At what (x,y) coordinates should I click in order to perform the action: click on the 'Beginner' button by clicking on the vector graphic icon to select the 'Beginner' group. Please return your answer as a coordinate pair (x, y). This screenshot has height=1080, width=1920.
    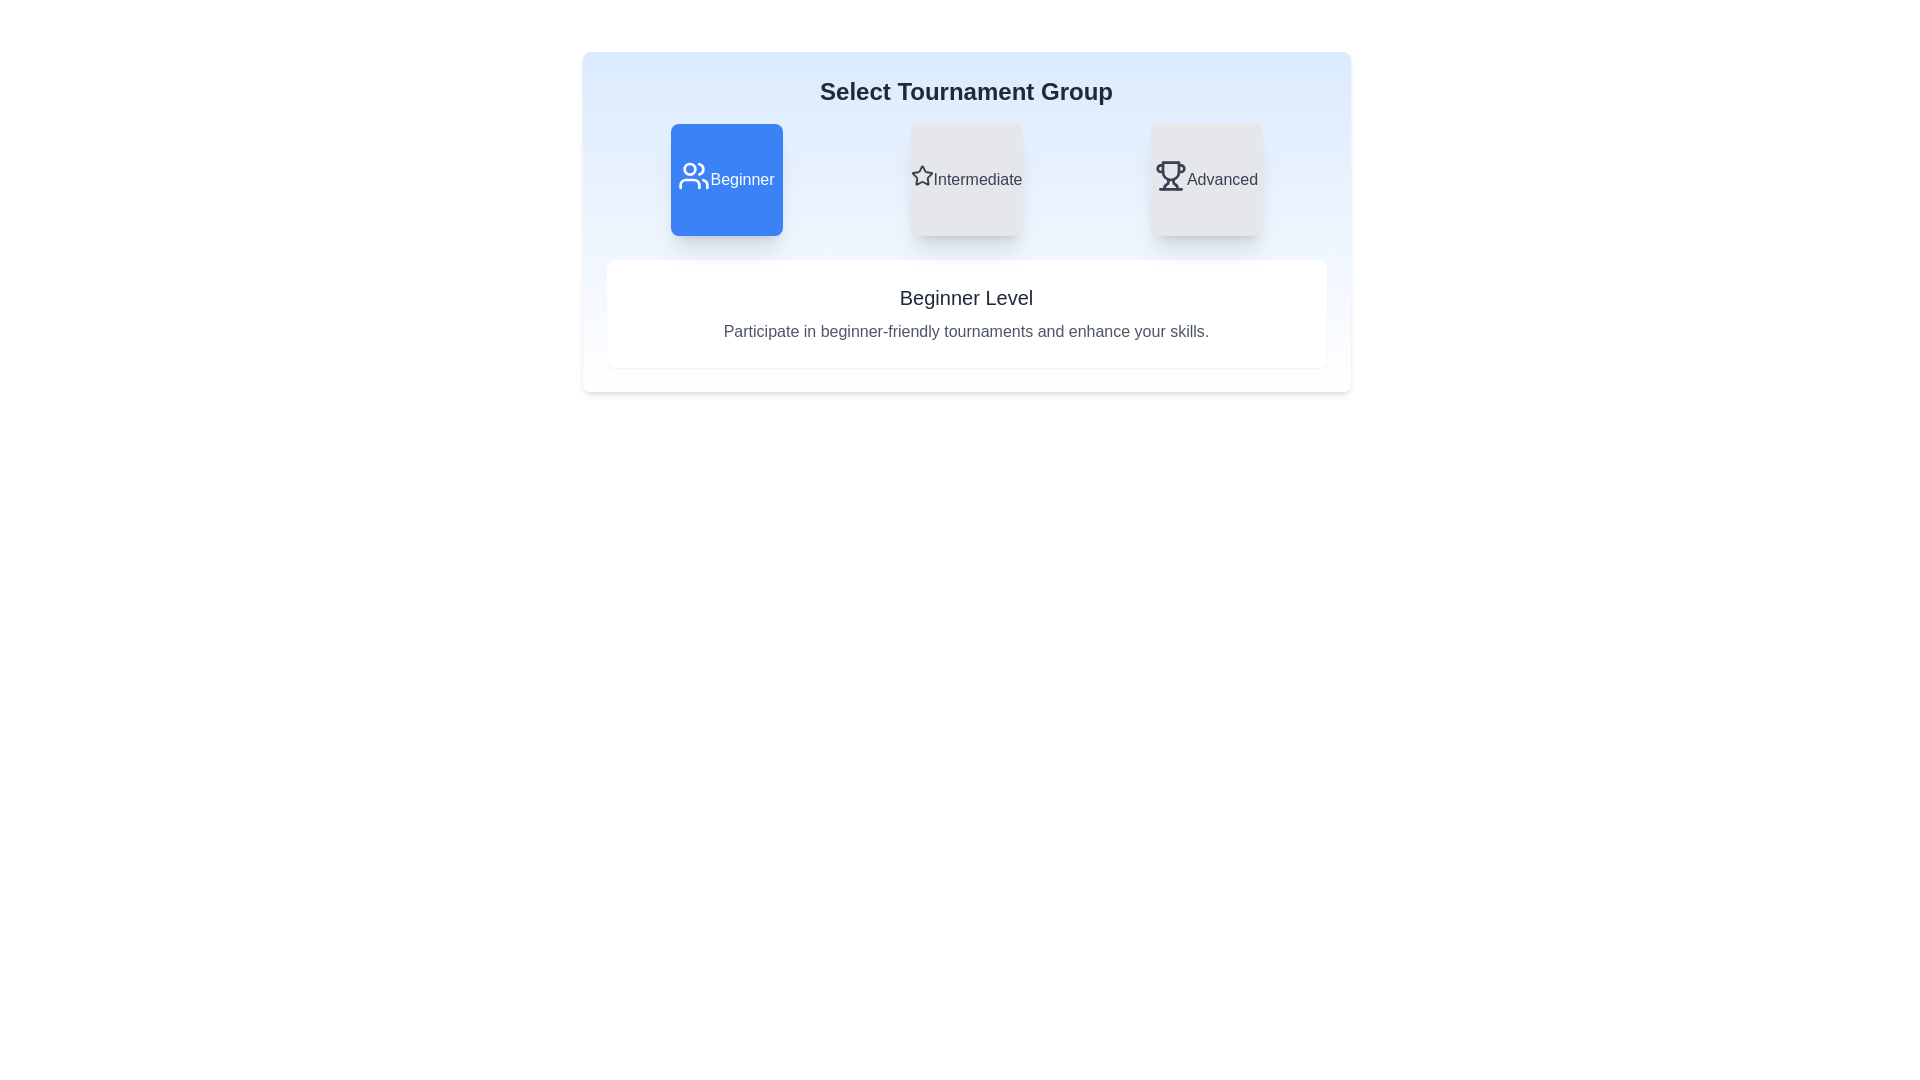
    Looking at the image, I should click on (694, 175).